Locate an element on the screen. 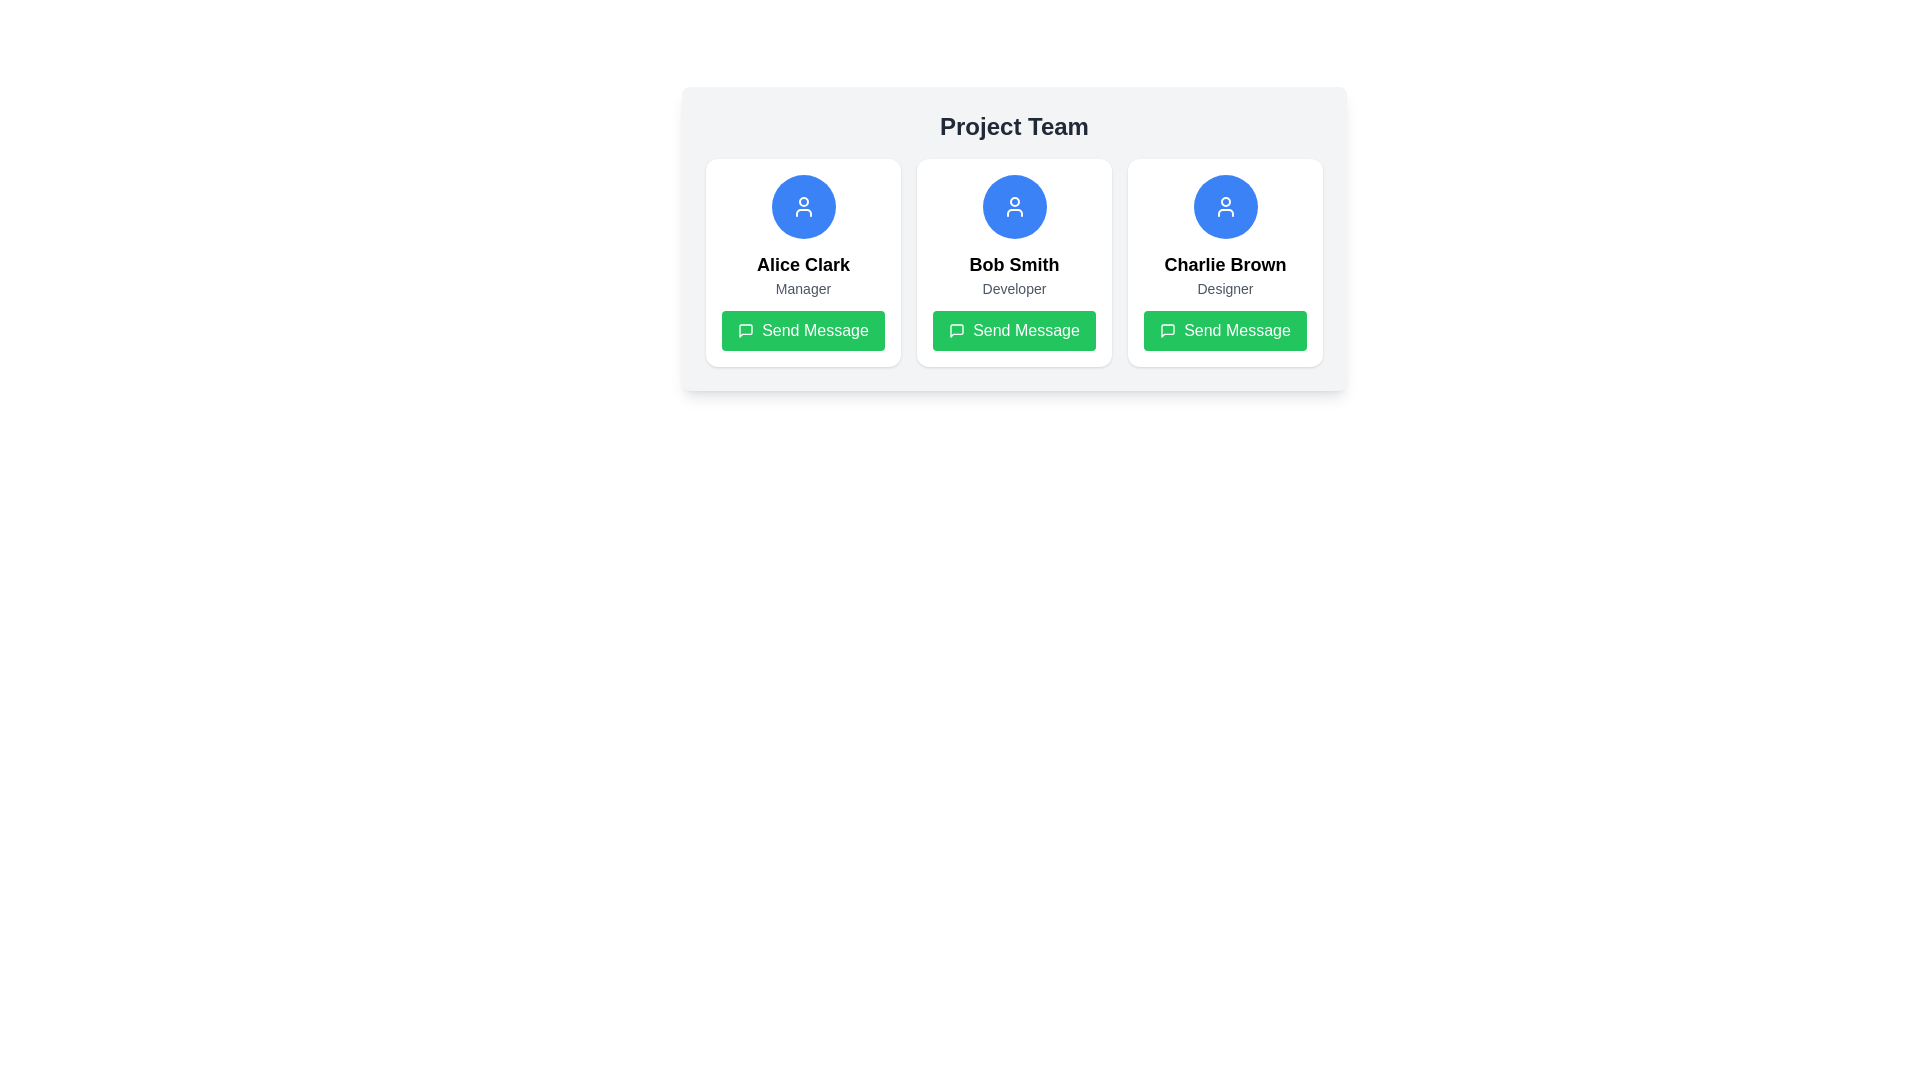  the circular blue icon featuring a white user silhouette, located in the center card labeled 'Bob Smith', positioned above the text 'Developer' is located at coordinates (1014, 207).